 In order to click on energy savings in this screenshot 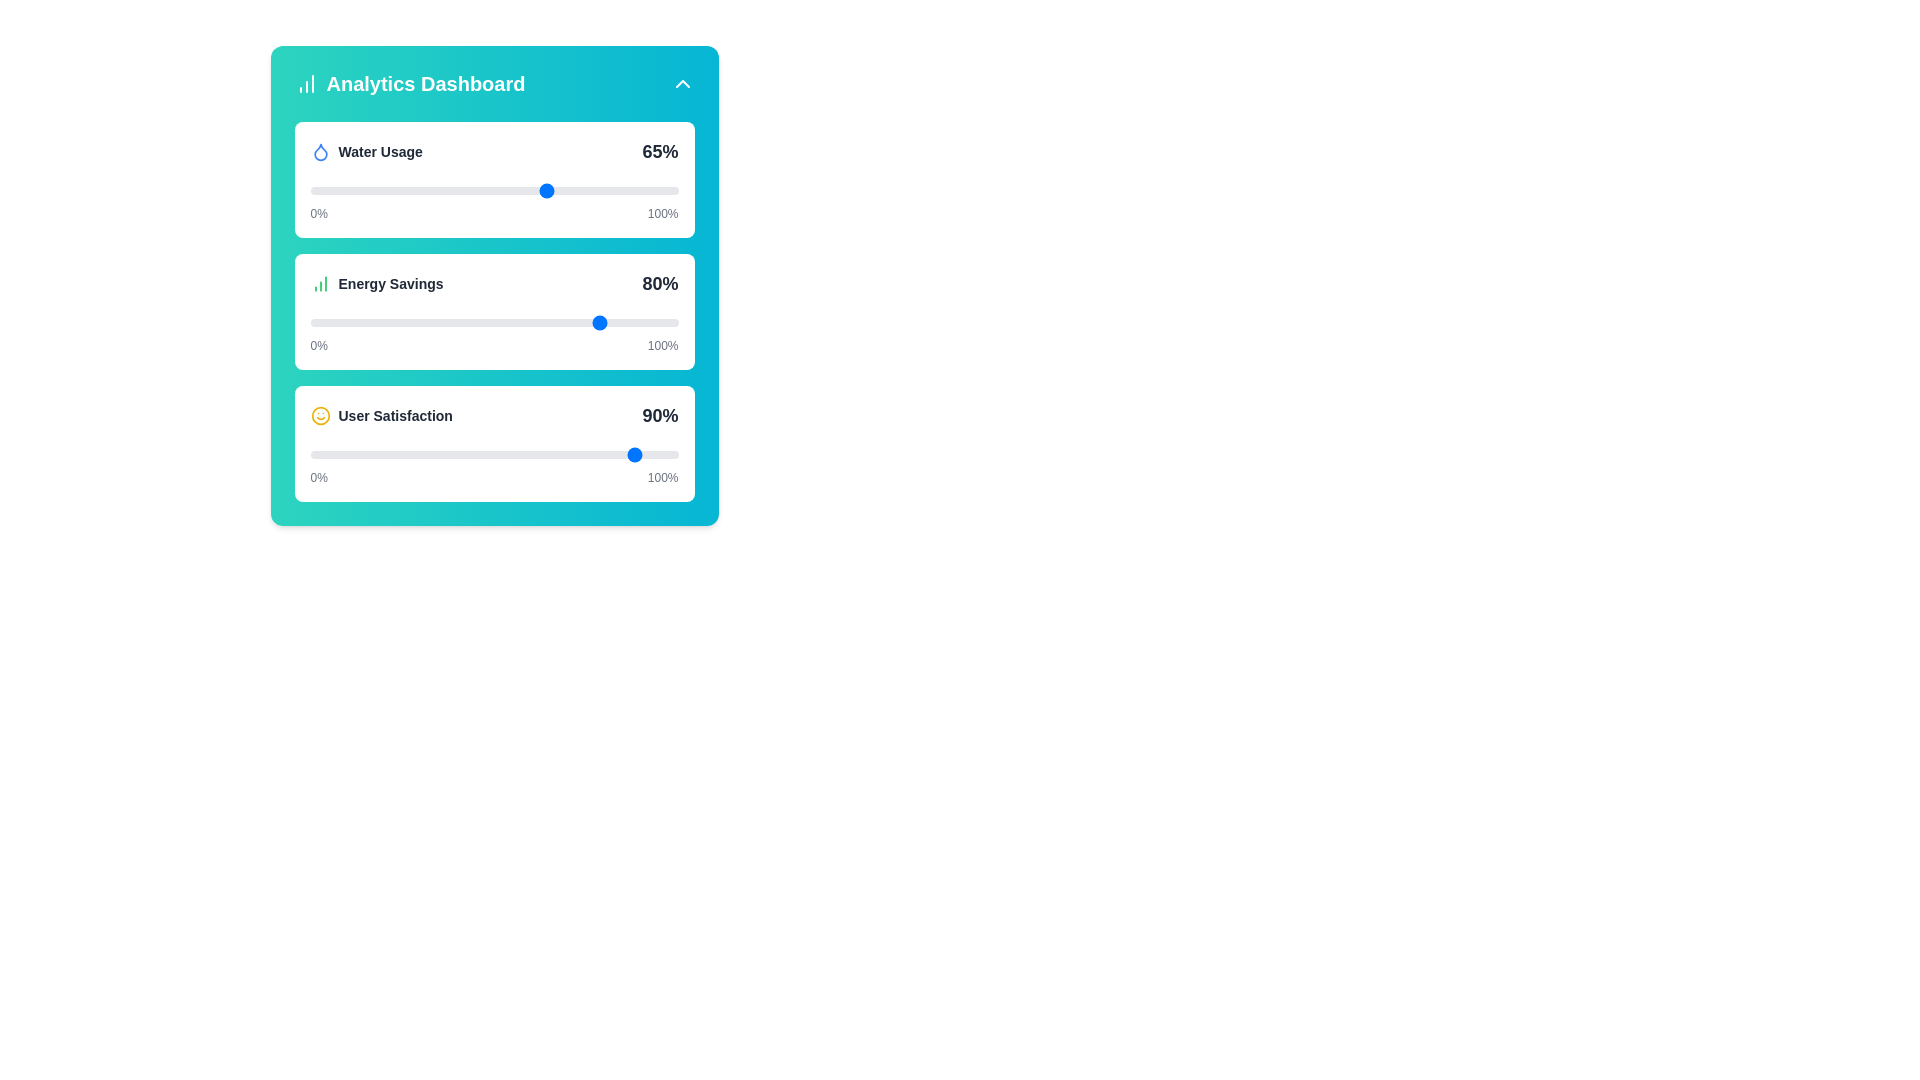, I will do `click(546, 322)`.